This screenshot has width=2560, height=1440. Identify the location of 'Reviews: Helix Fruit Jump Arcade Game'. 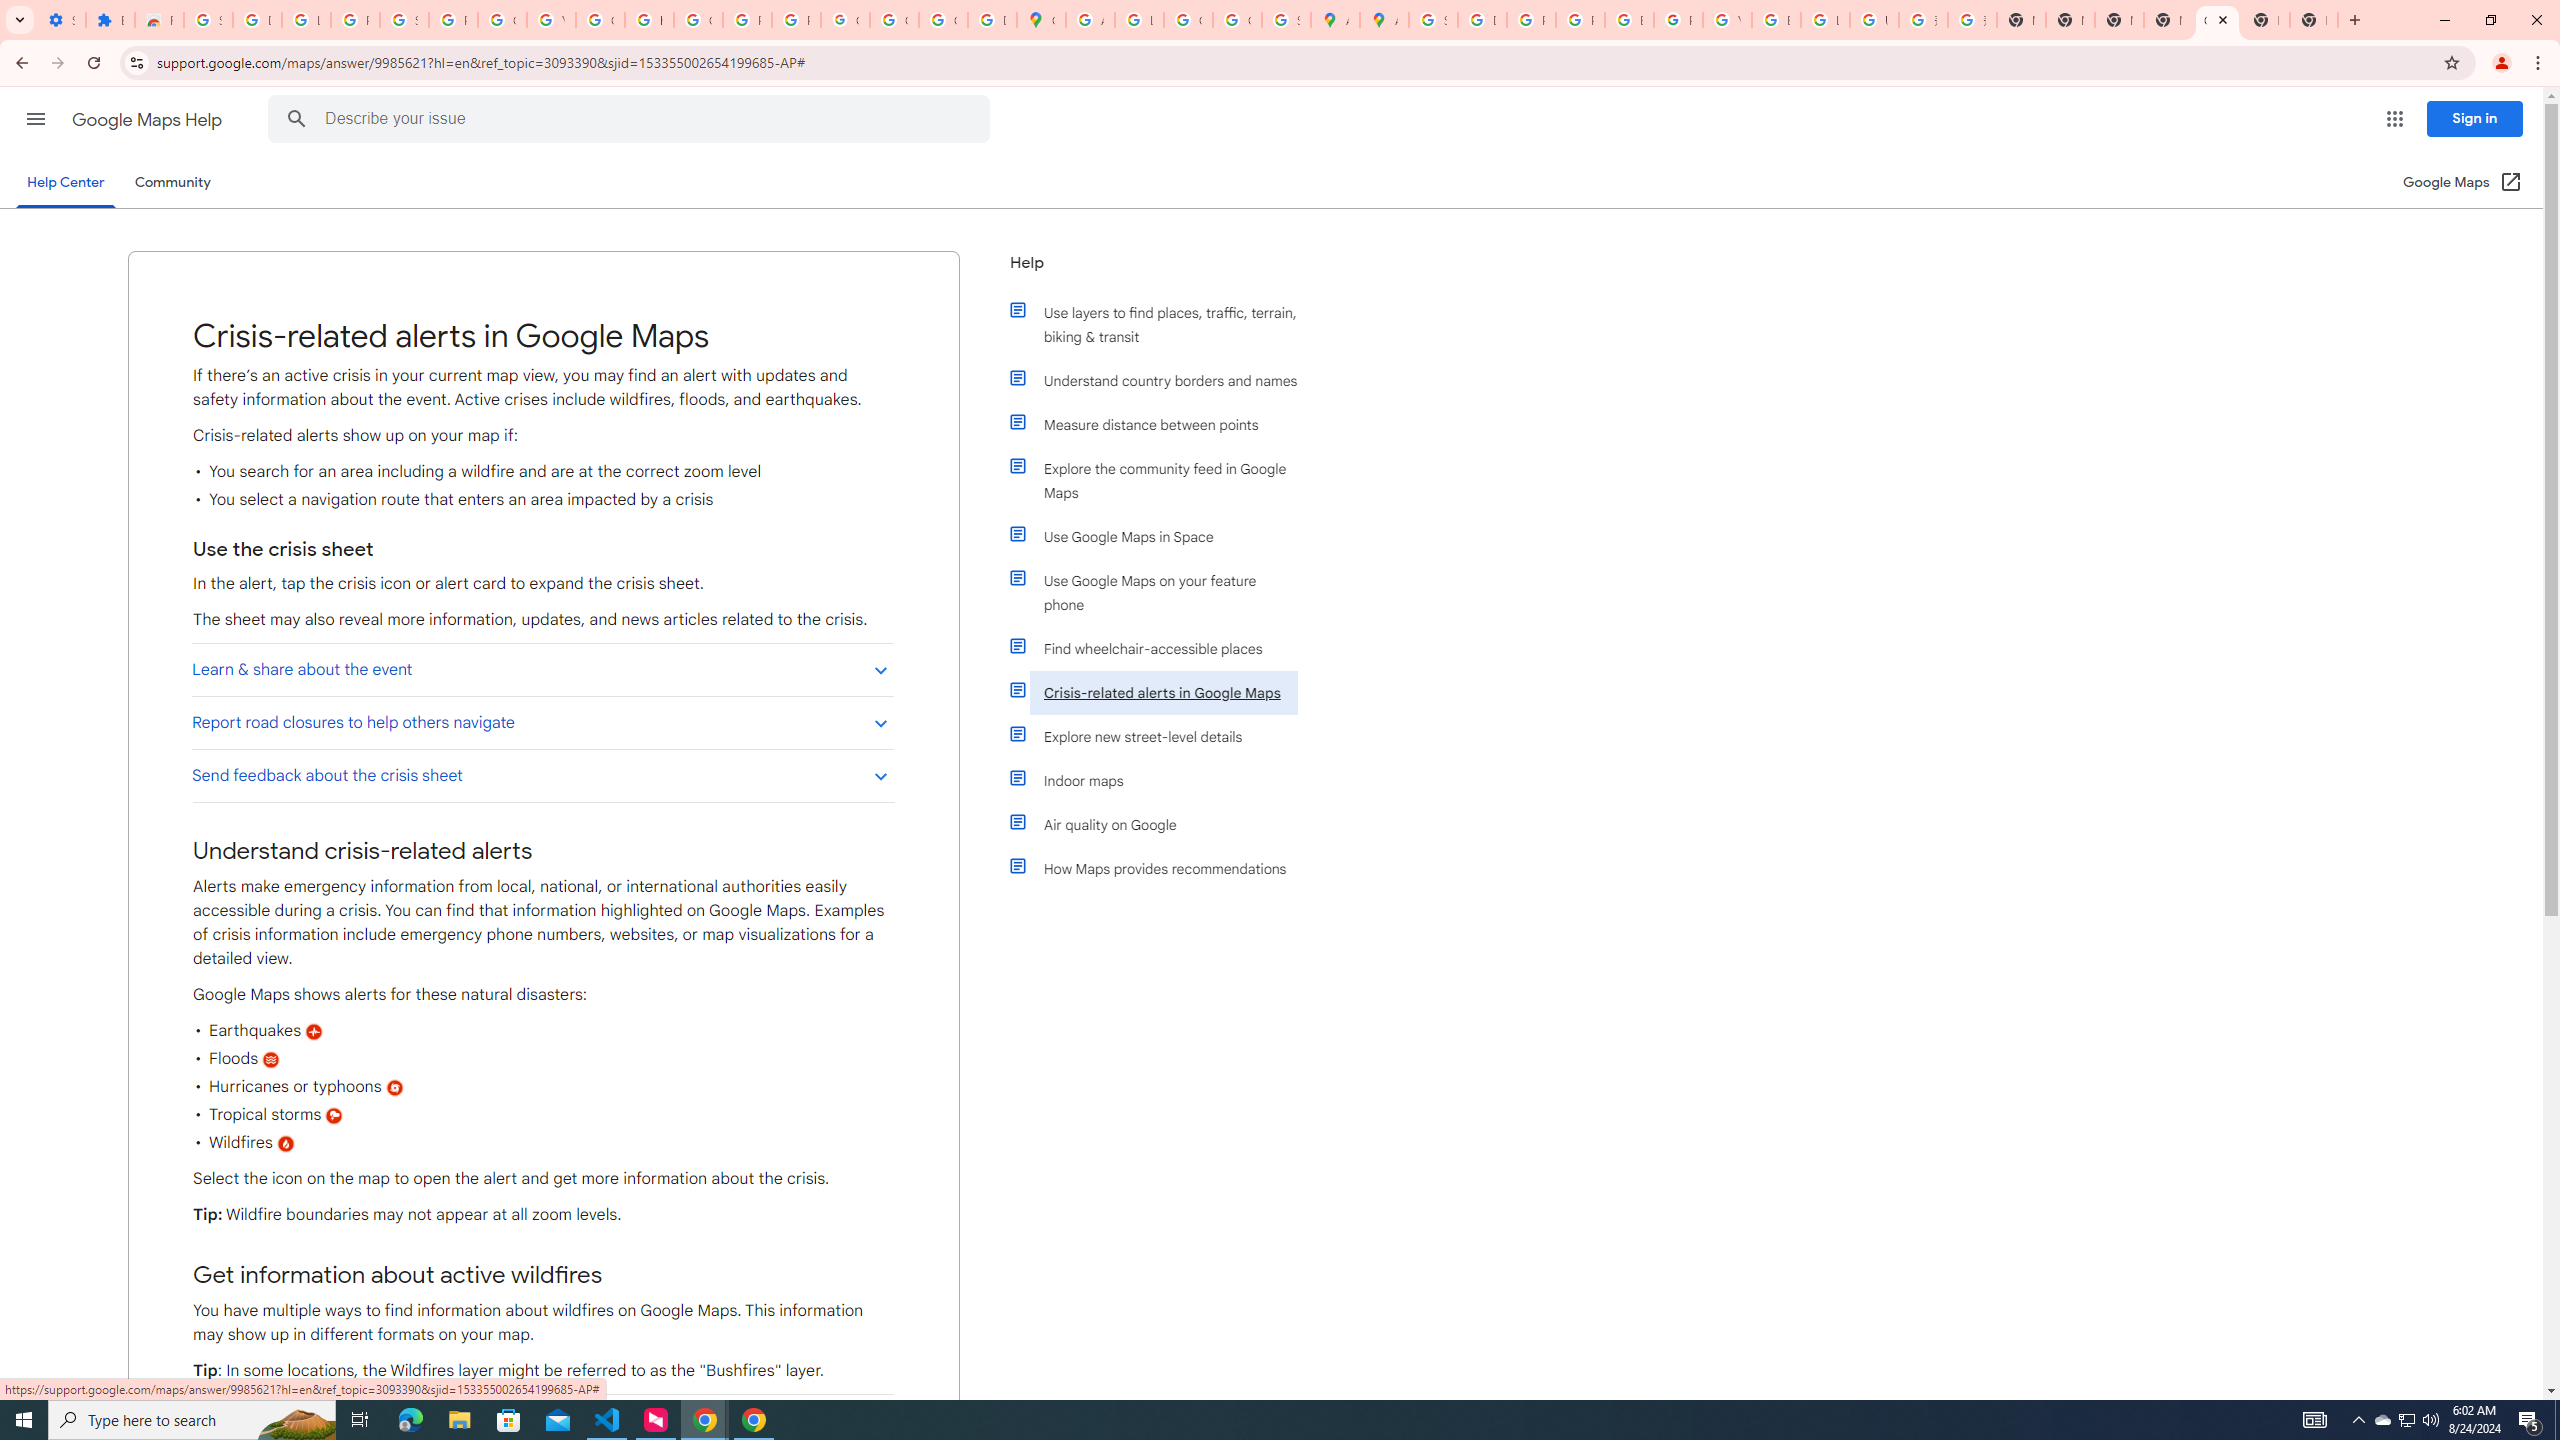
(158, 19).